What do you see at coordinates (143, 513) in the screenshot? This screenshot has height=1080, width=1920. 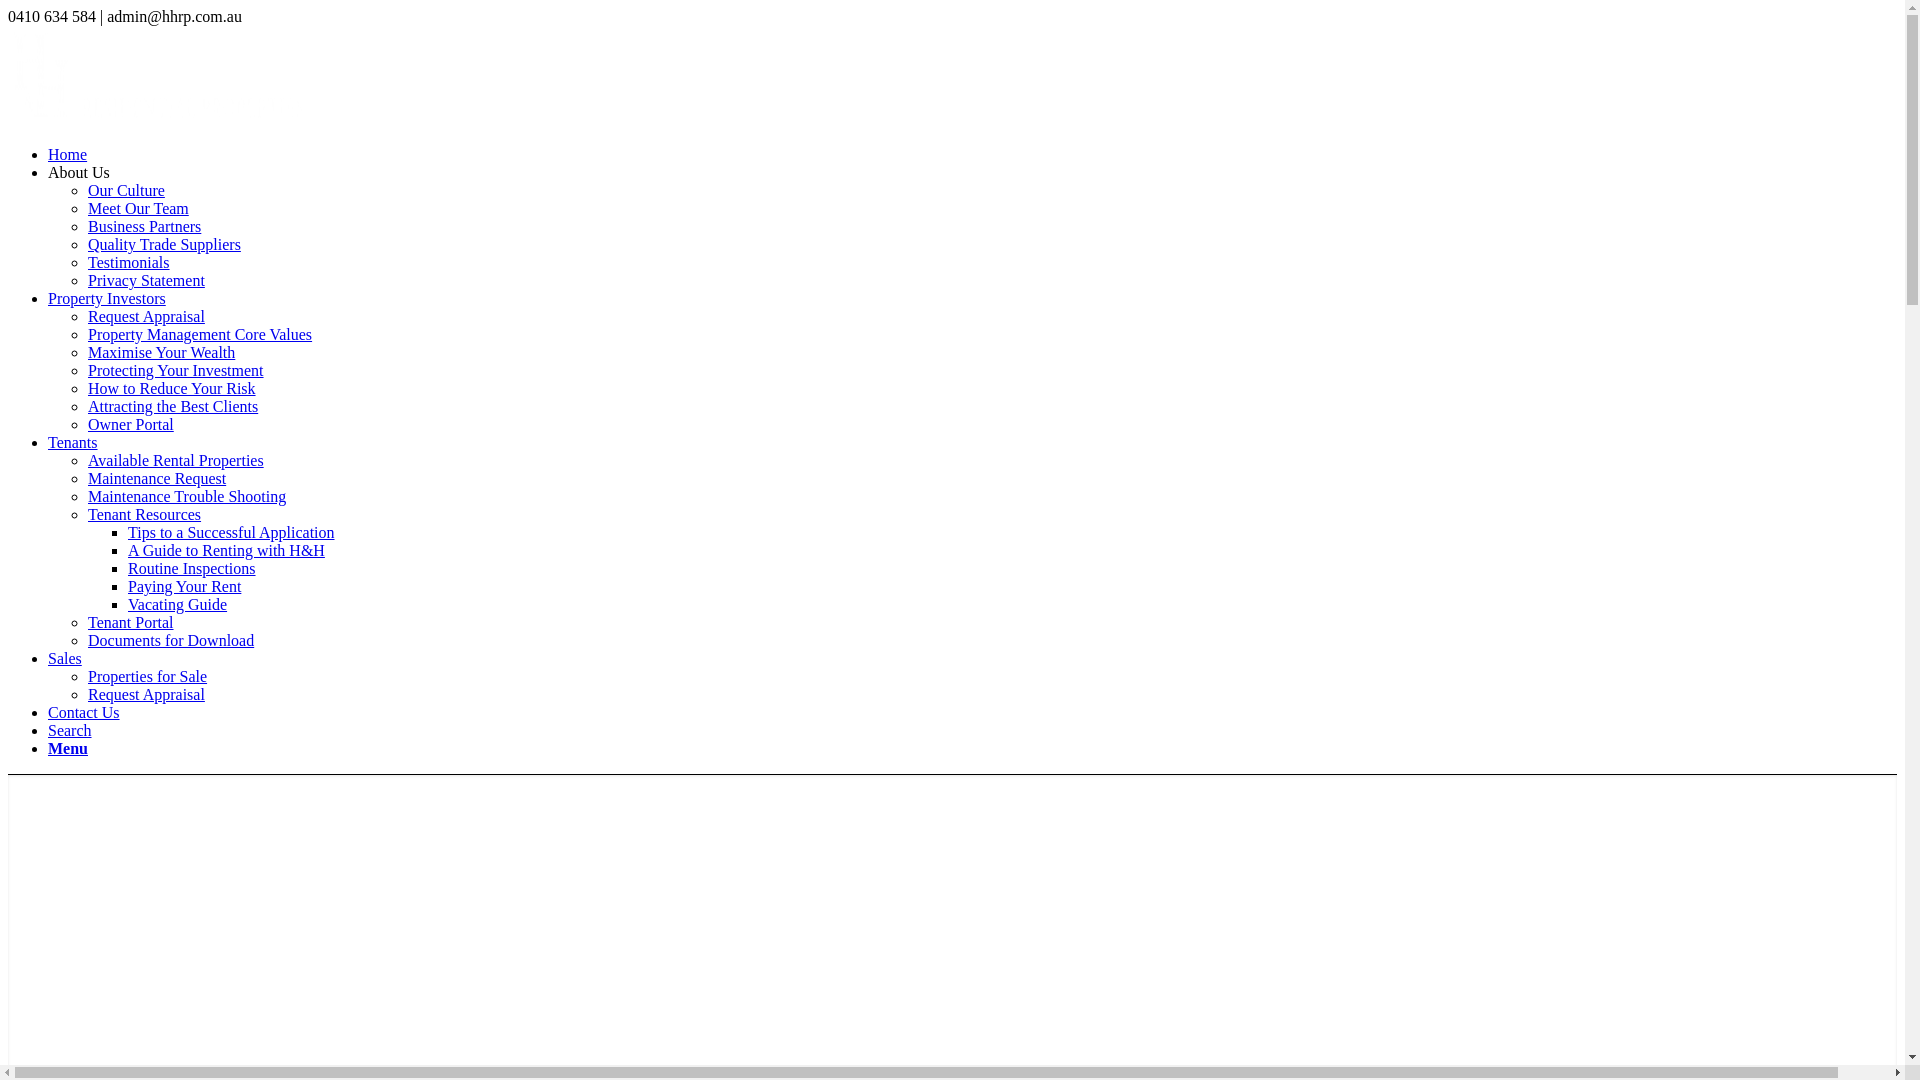 I see `'Tenant Resources'` at bounding box center [143, 513].